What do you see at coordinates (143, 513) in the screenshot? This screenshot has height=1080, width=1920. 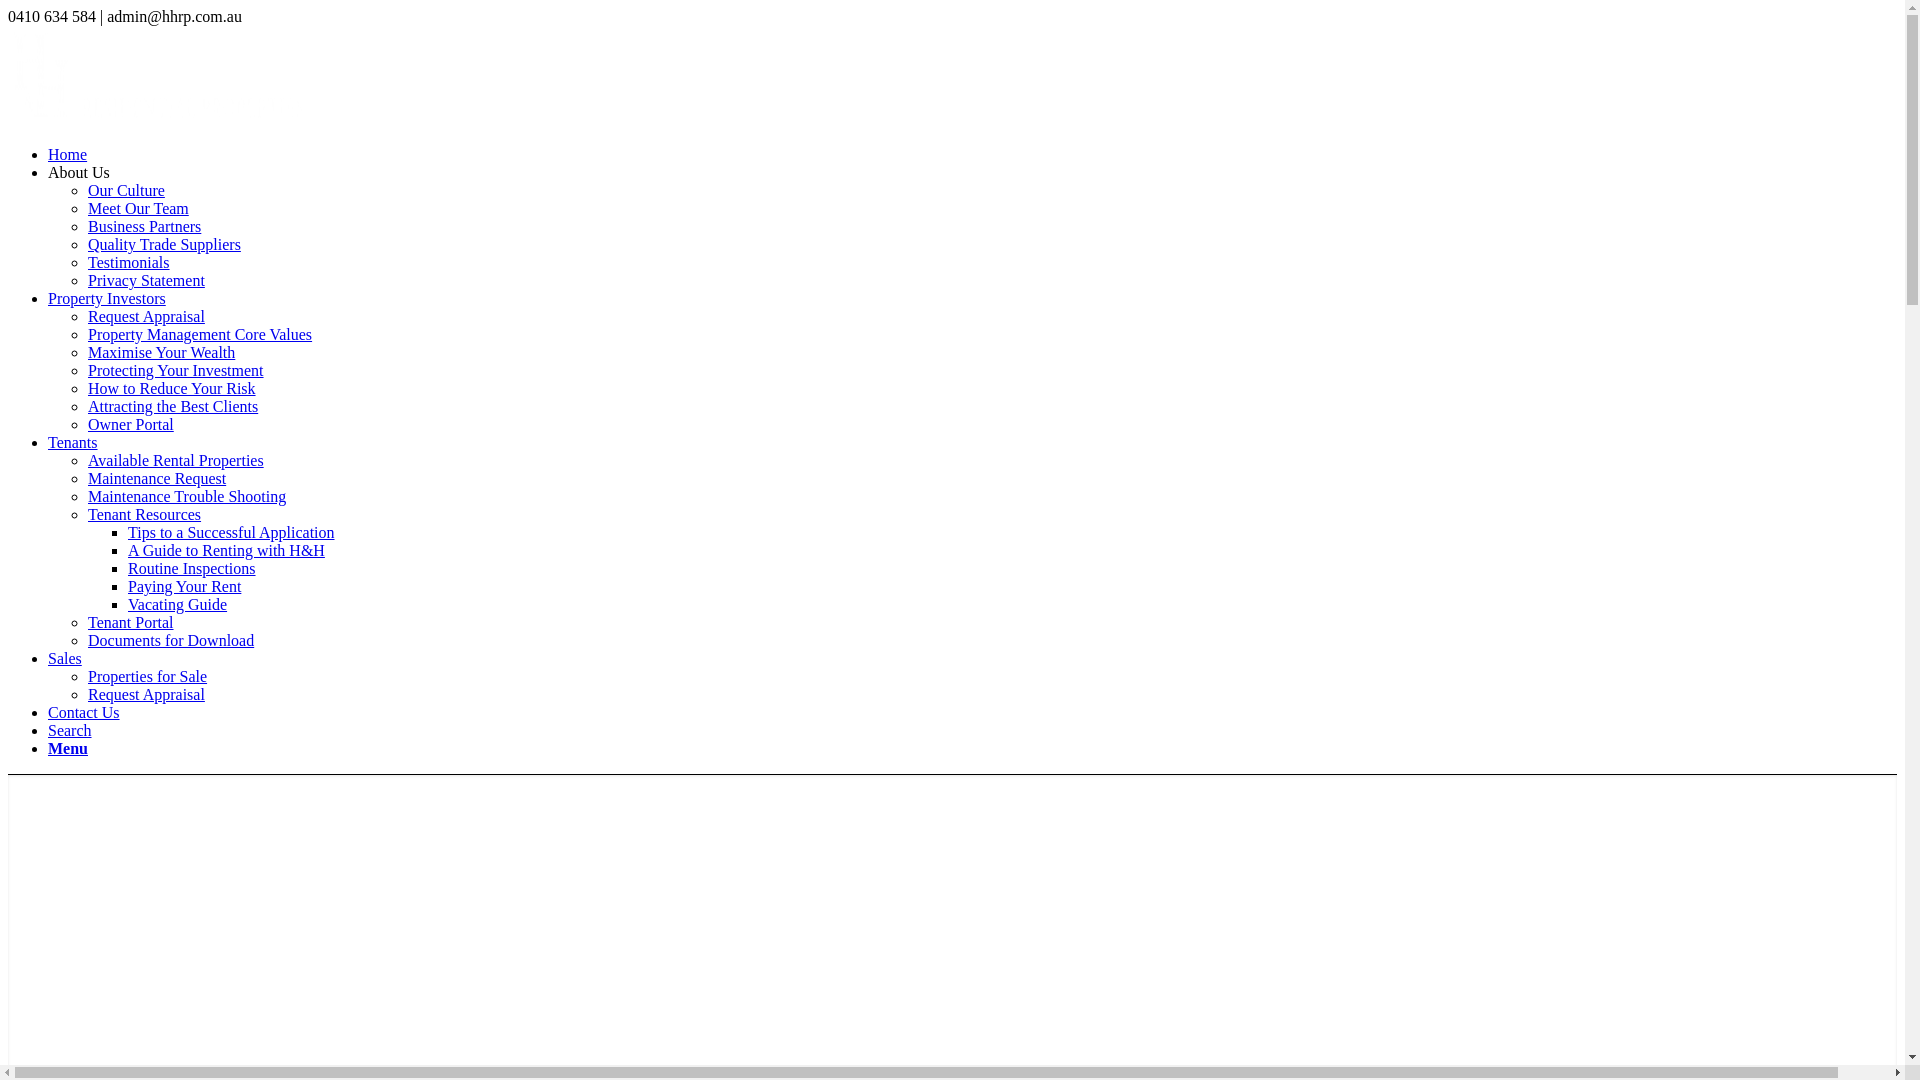 I see `'Tenant Resources'` at bounding box center [143, 513].